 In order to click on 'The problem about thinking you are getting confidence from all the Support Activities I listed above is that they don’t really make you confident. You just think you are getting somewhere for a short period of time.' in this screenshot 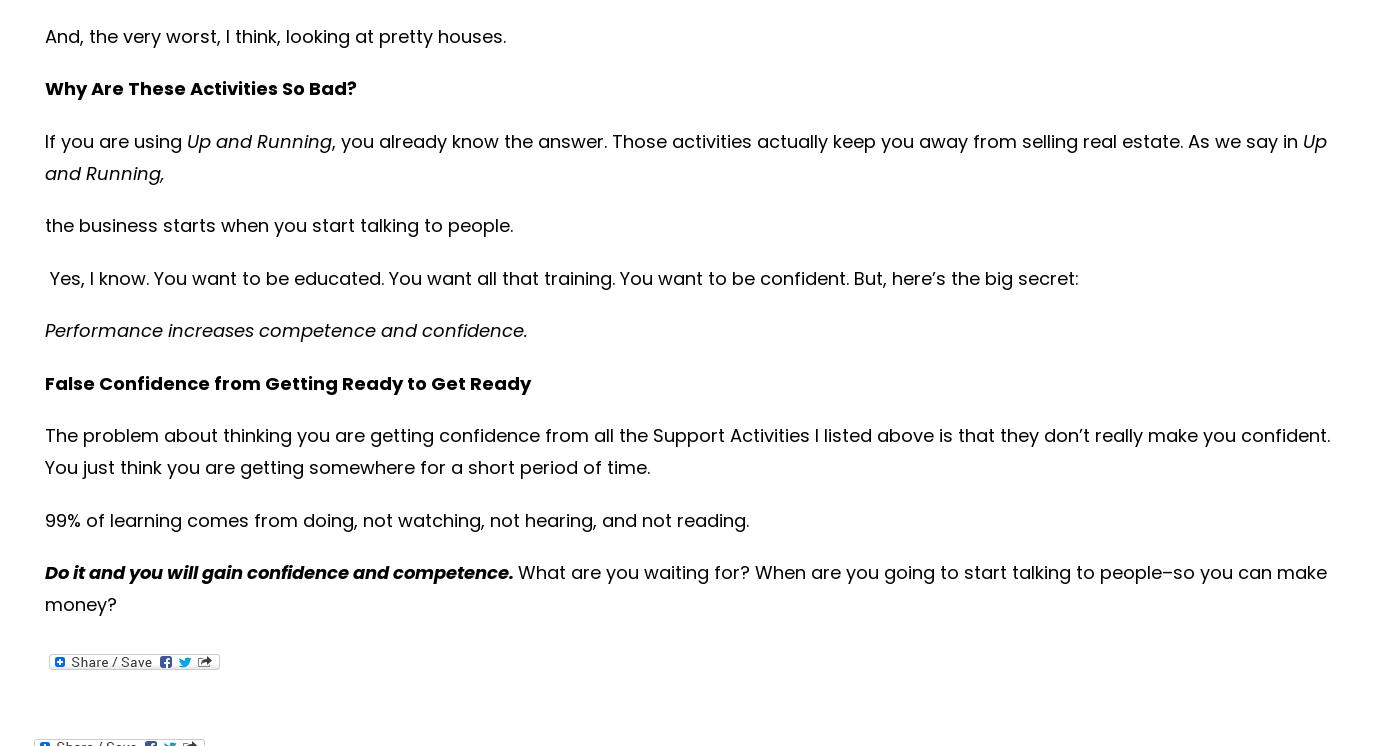, I will do `click(686, 451)`.